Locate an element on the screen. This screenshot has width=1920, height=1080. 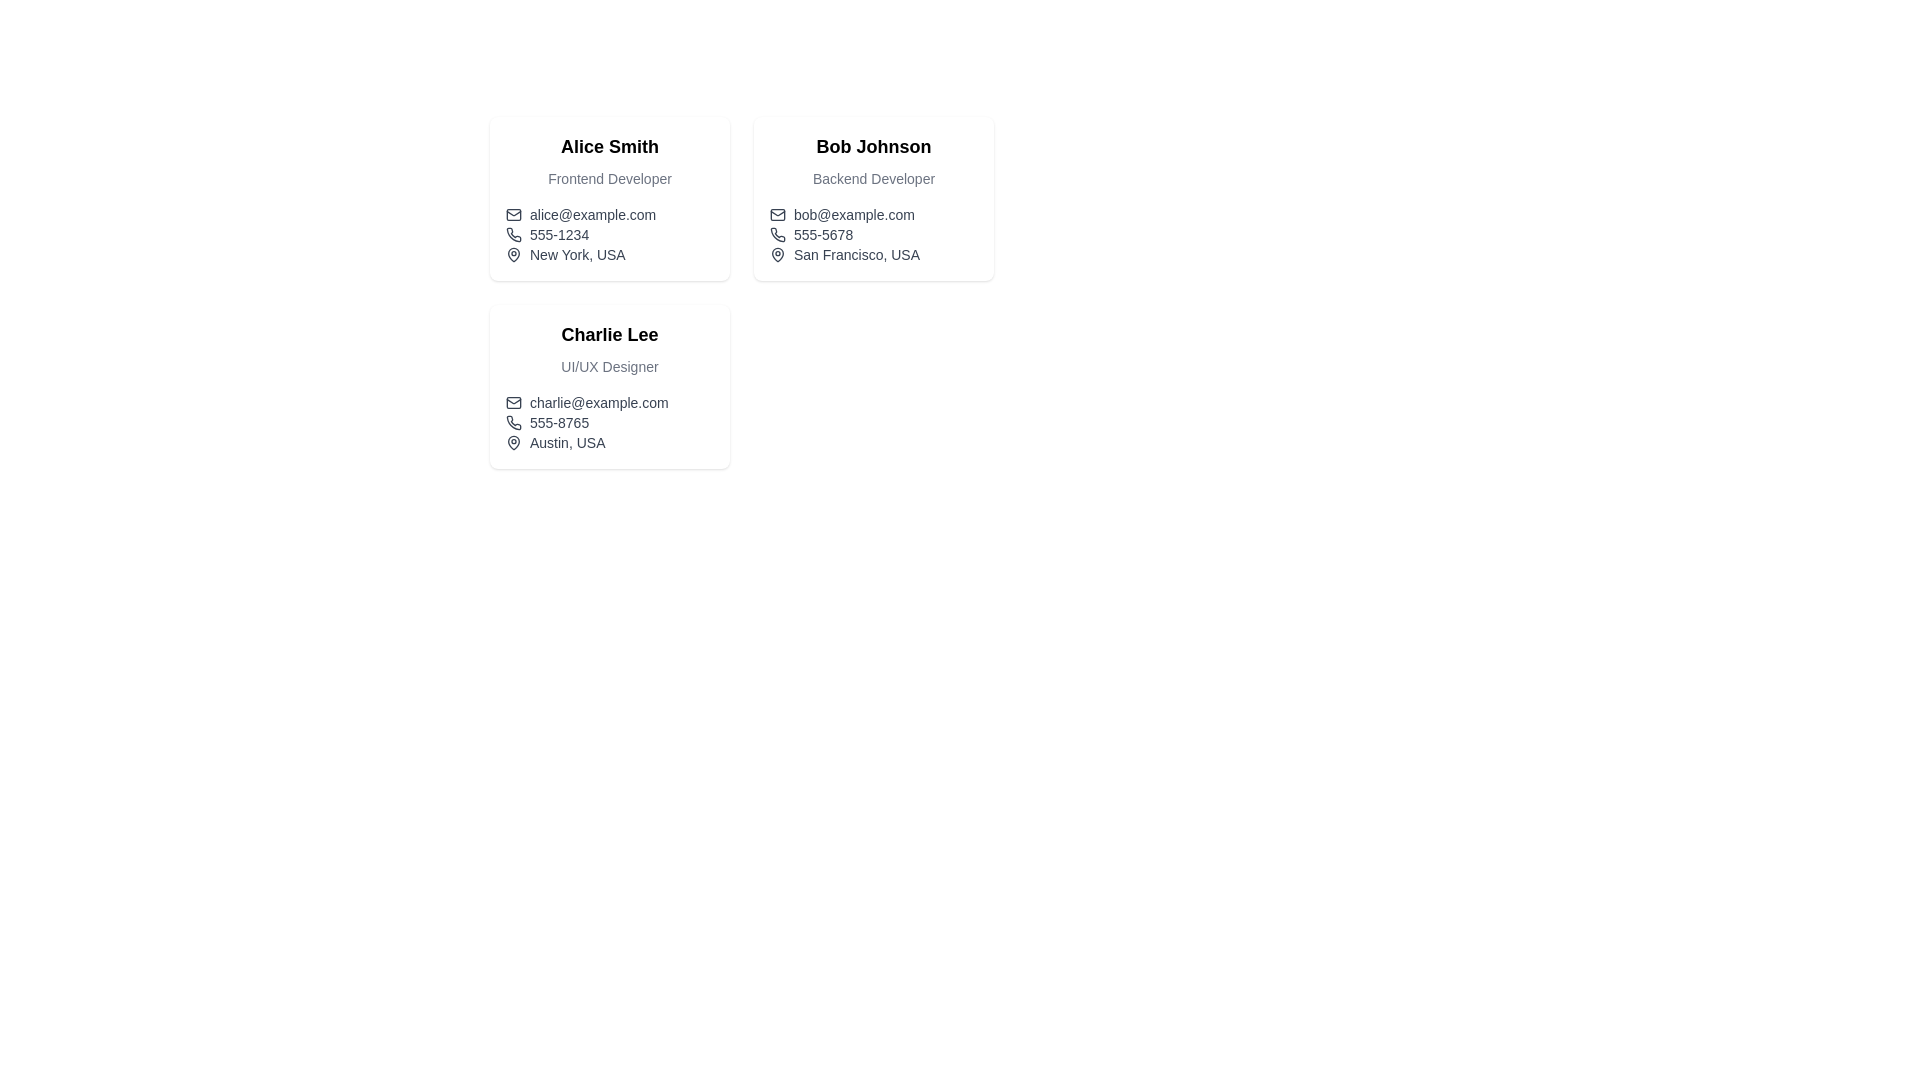
the text label displaying 'Austin, USA' in dark gray, located in the third card of Charlie Lee's profile, positioned as the fourth item in the contact details list is located at coordinates (566, 442).